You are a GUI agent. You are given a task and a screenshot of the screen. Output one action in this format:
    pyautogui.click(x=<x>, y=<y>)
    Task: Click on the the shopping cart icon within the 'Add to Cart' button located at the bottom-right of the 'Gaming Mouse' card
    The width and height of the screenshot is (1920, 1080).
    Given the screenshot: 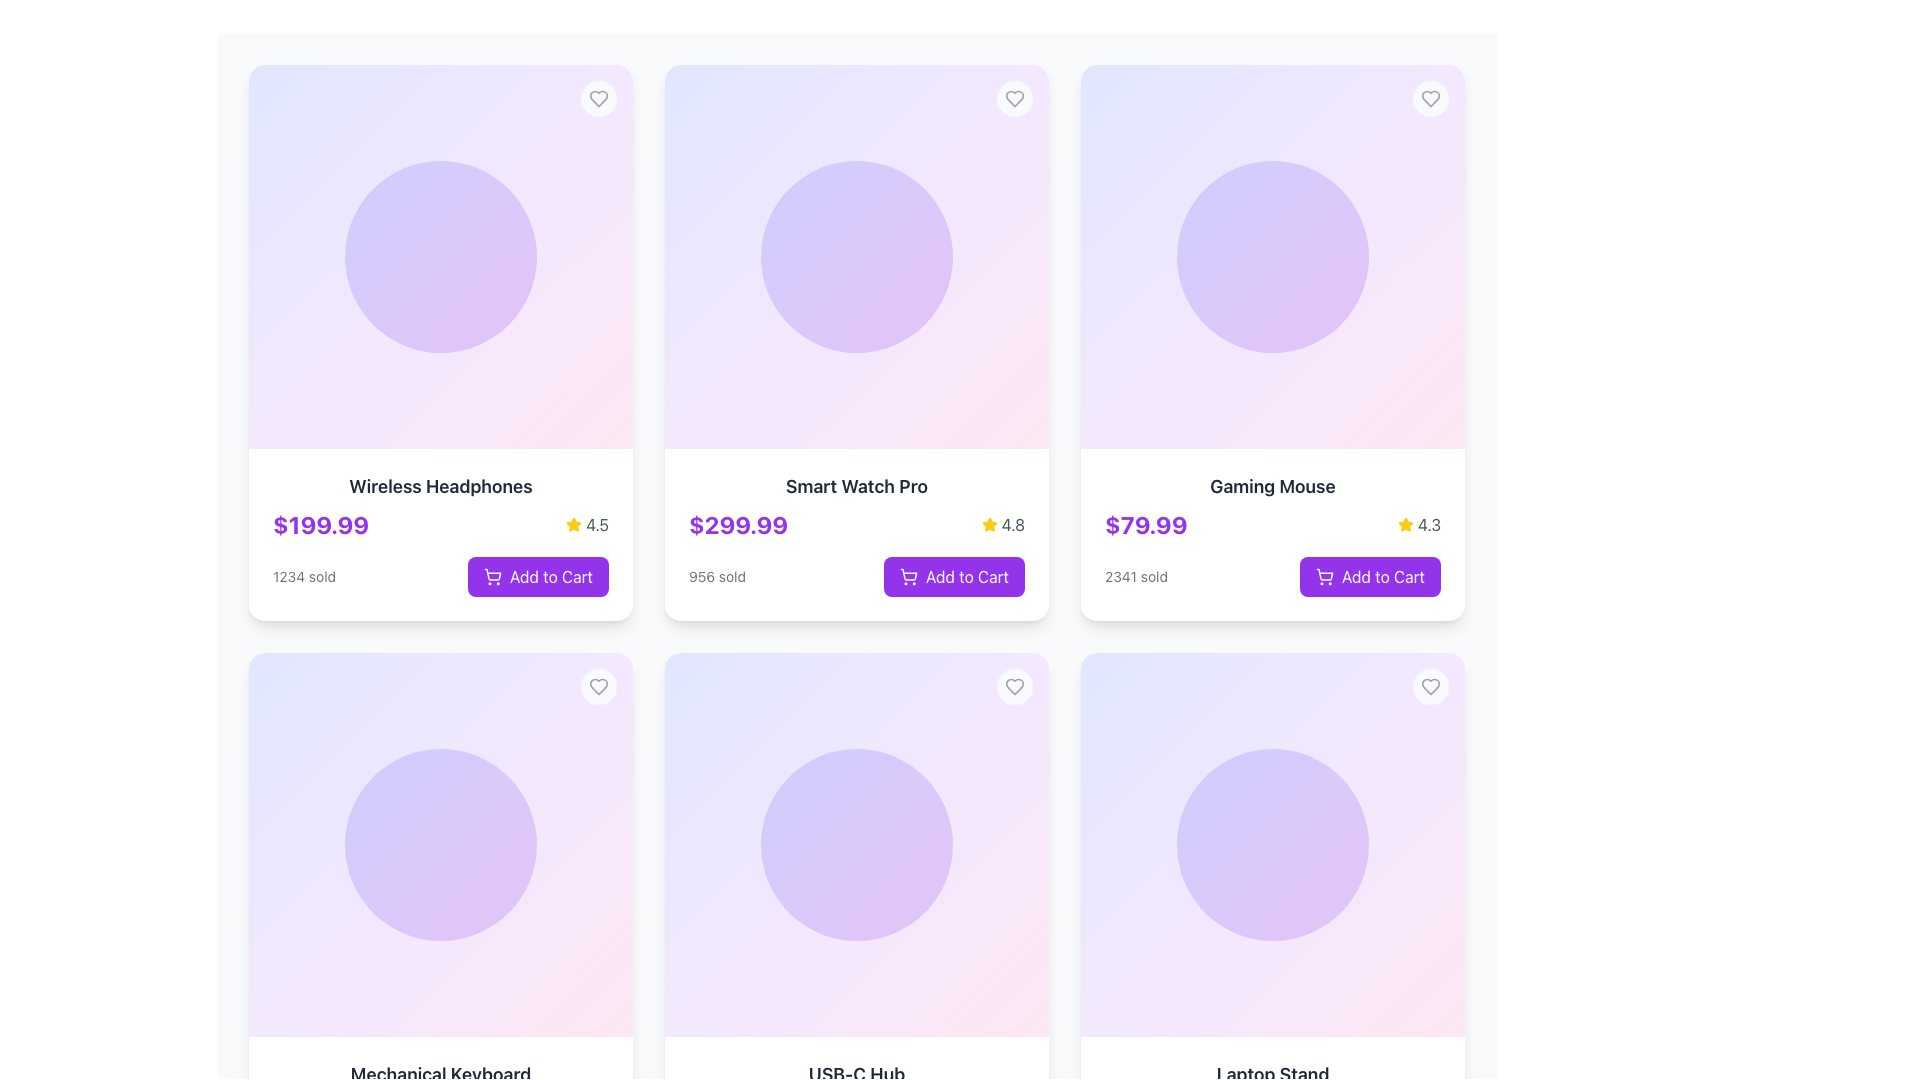 What is the action you would take?
    pyautogui.click(x=1324, y=574)
    